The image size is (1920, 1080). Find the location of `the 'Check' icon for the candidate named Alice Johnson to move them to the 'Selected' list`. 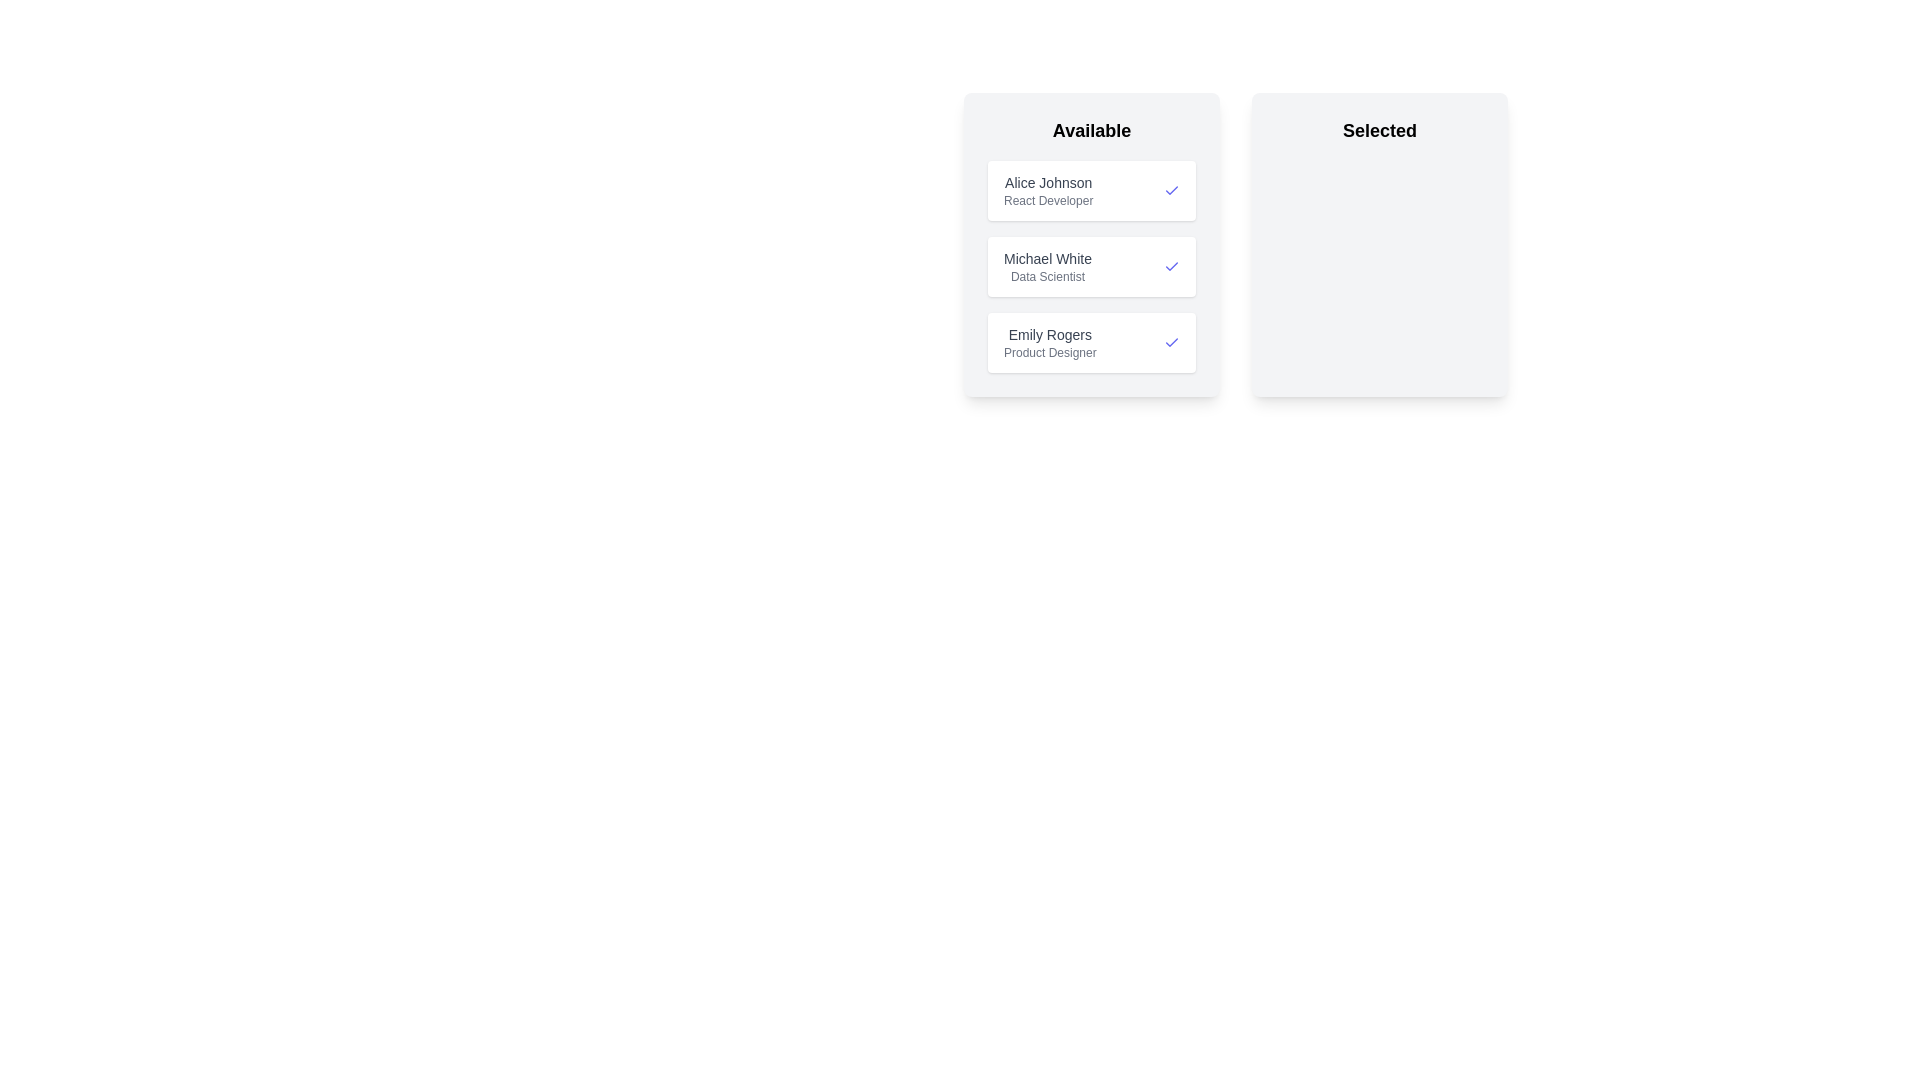

the 'Check' icon for the candidate named Alice Johnson to move them to the 'Selected' list is located at coordinates (1171, 191).